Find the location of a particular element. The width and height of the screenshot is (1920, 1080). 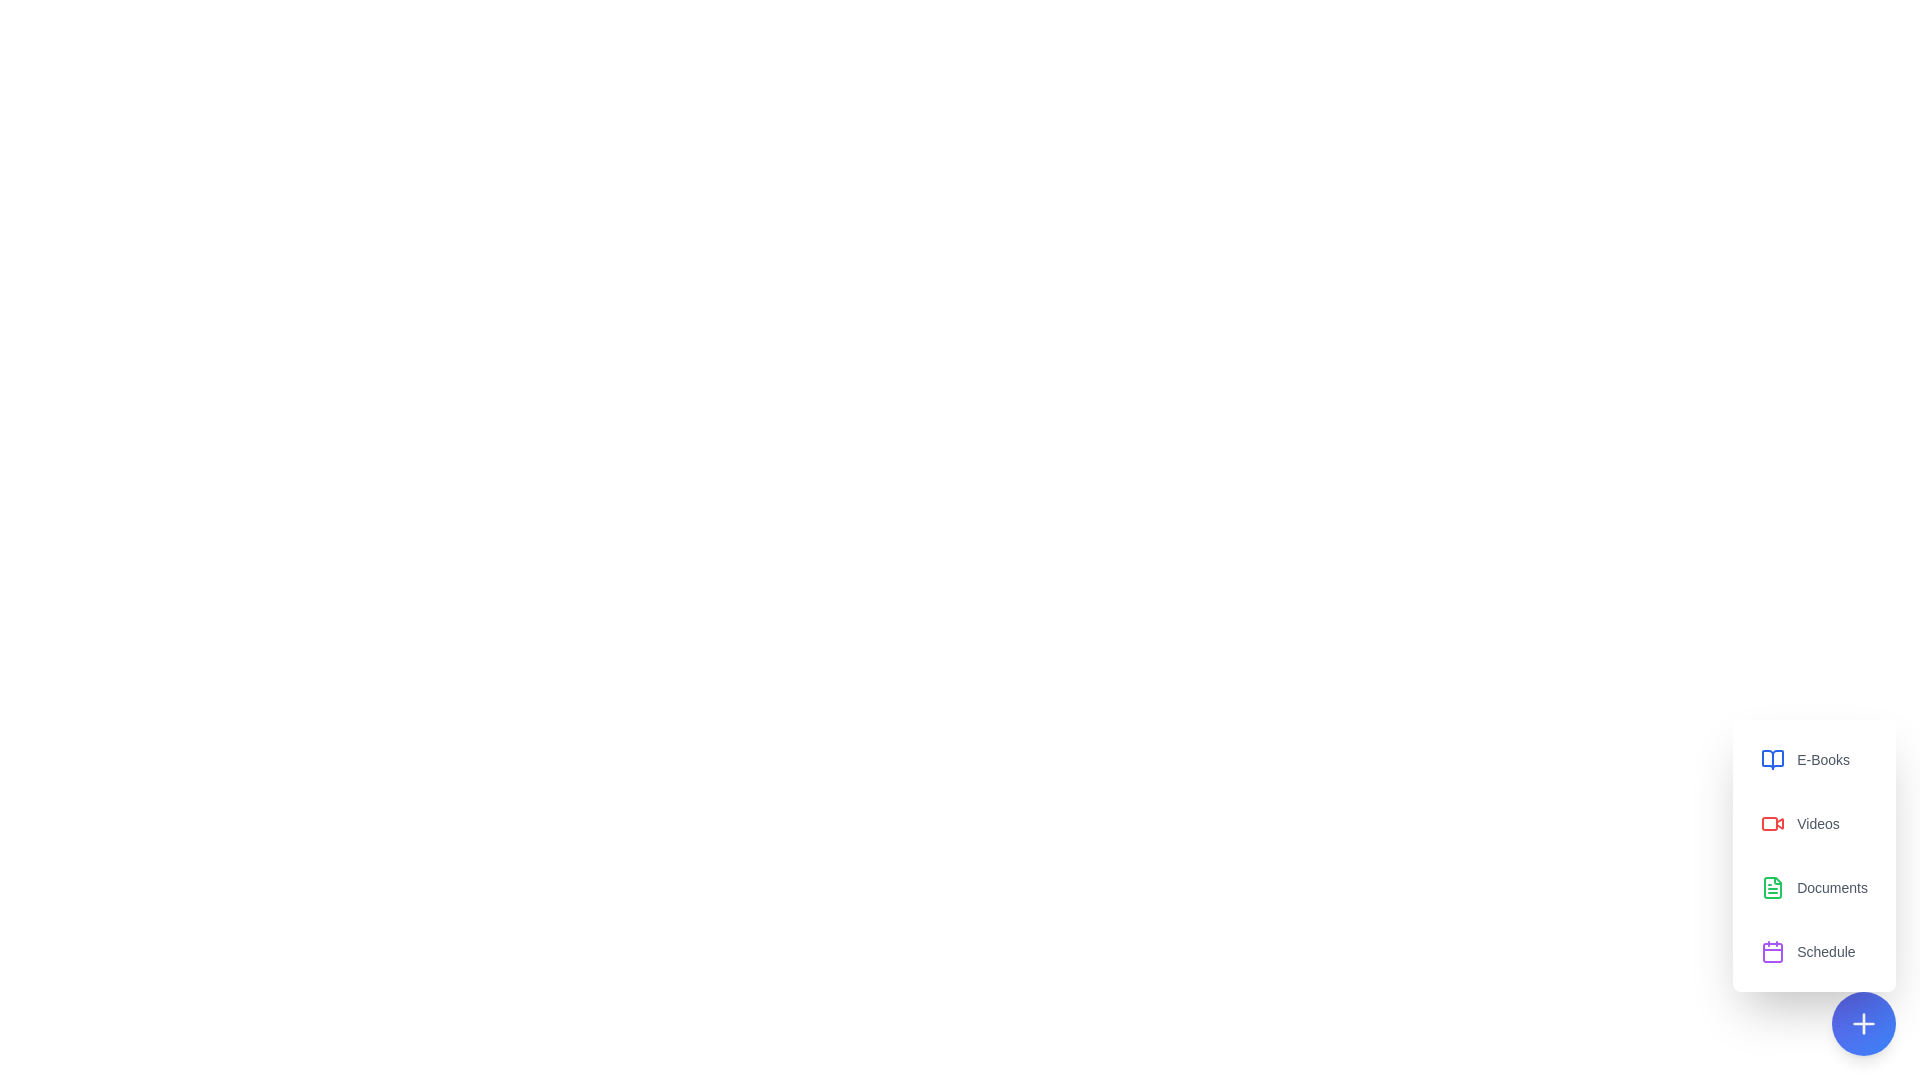

the button corresponding to Schedule to access the desired resource is located at coordinates (1814, 951).